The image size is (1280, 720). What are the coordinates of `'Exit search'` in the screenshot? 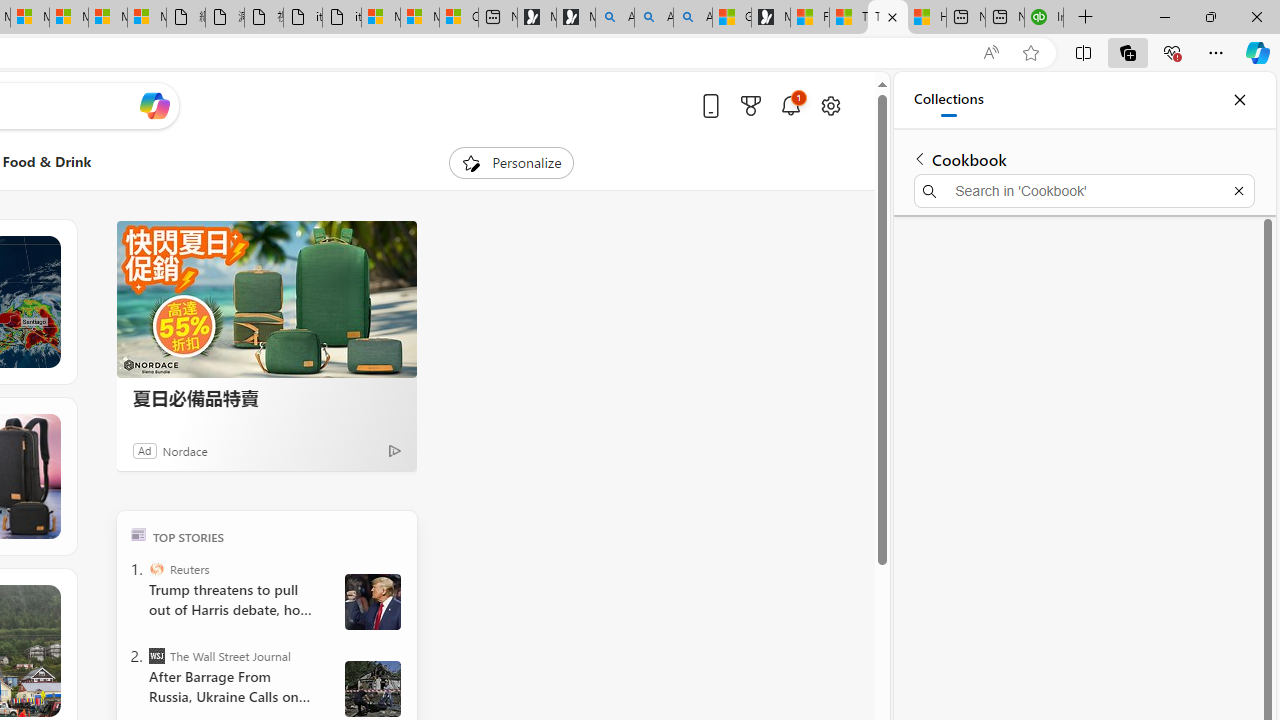 It's located at (1238, 191).